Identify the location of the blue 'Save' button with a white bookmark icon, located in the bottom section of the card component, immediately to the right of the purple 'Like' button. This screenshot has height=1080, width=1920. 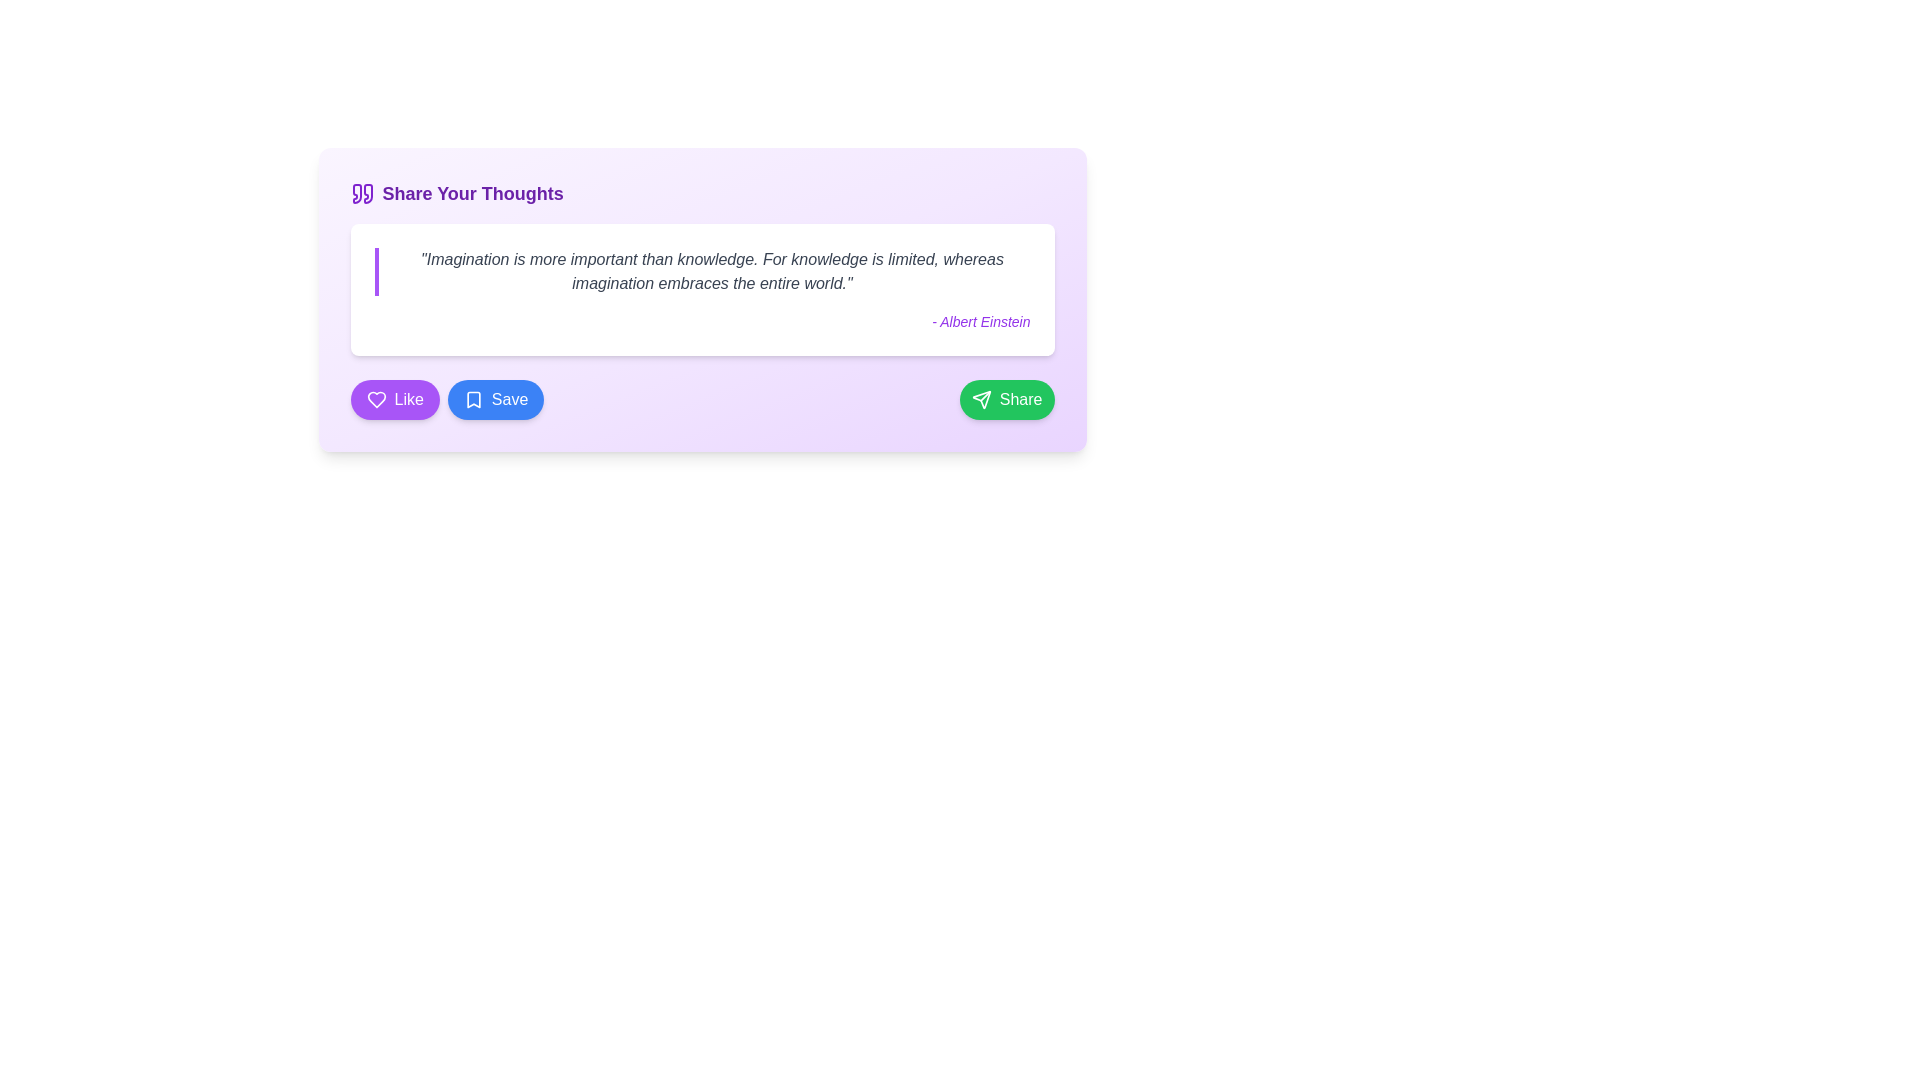
(496, 400).